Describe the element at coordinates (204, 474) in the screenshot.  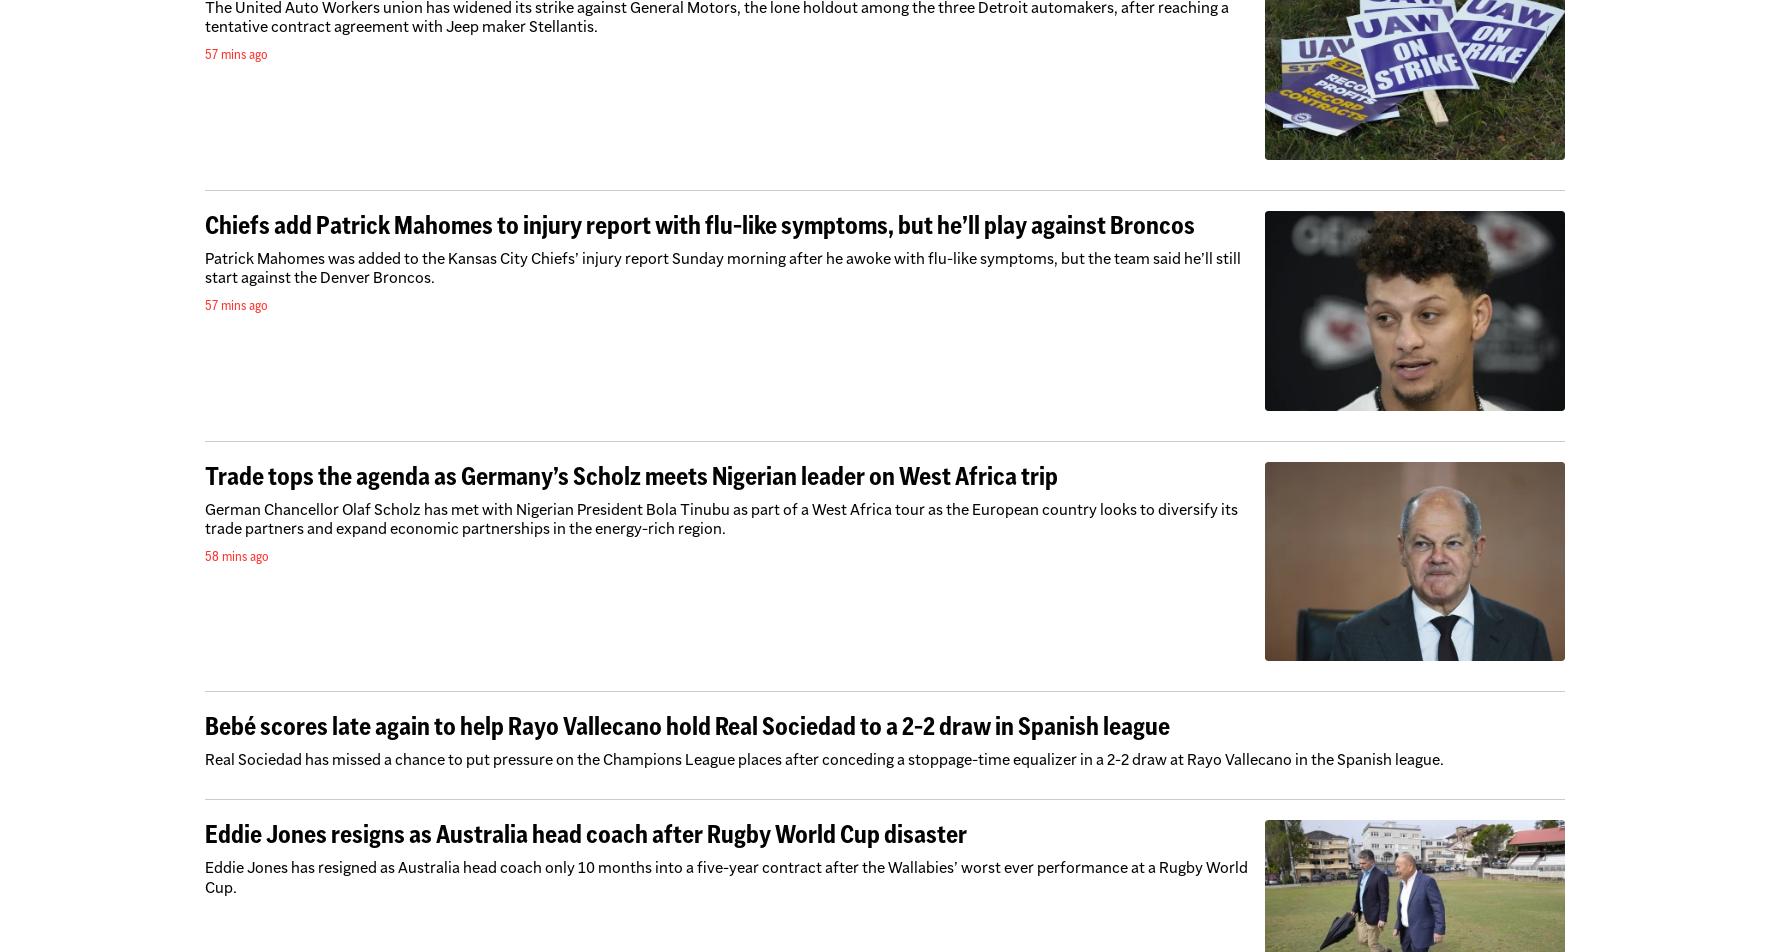
I see `'Trade tops the agenda as Germany’s Scholz meets Nigerian leader on West Africa trip'` at that location.